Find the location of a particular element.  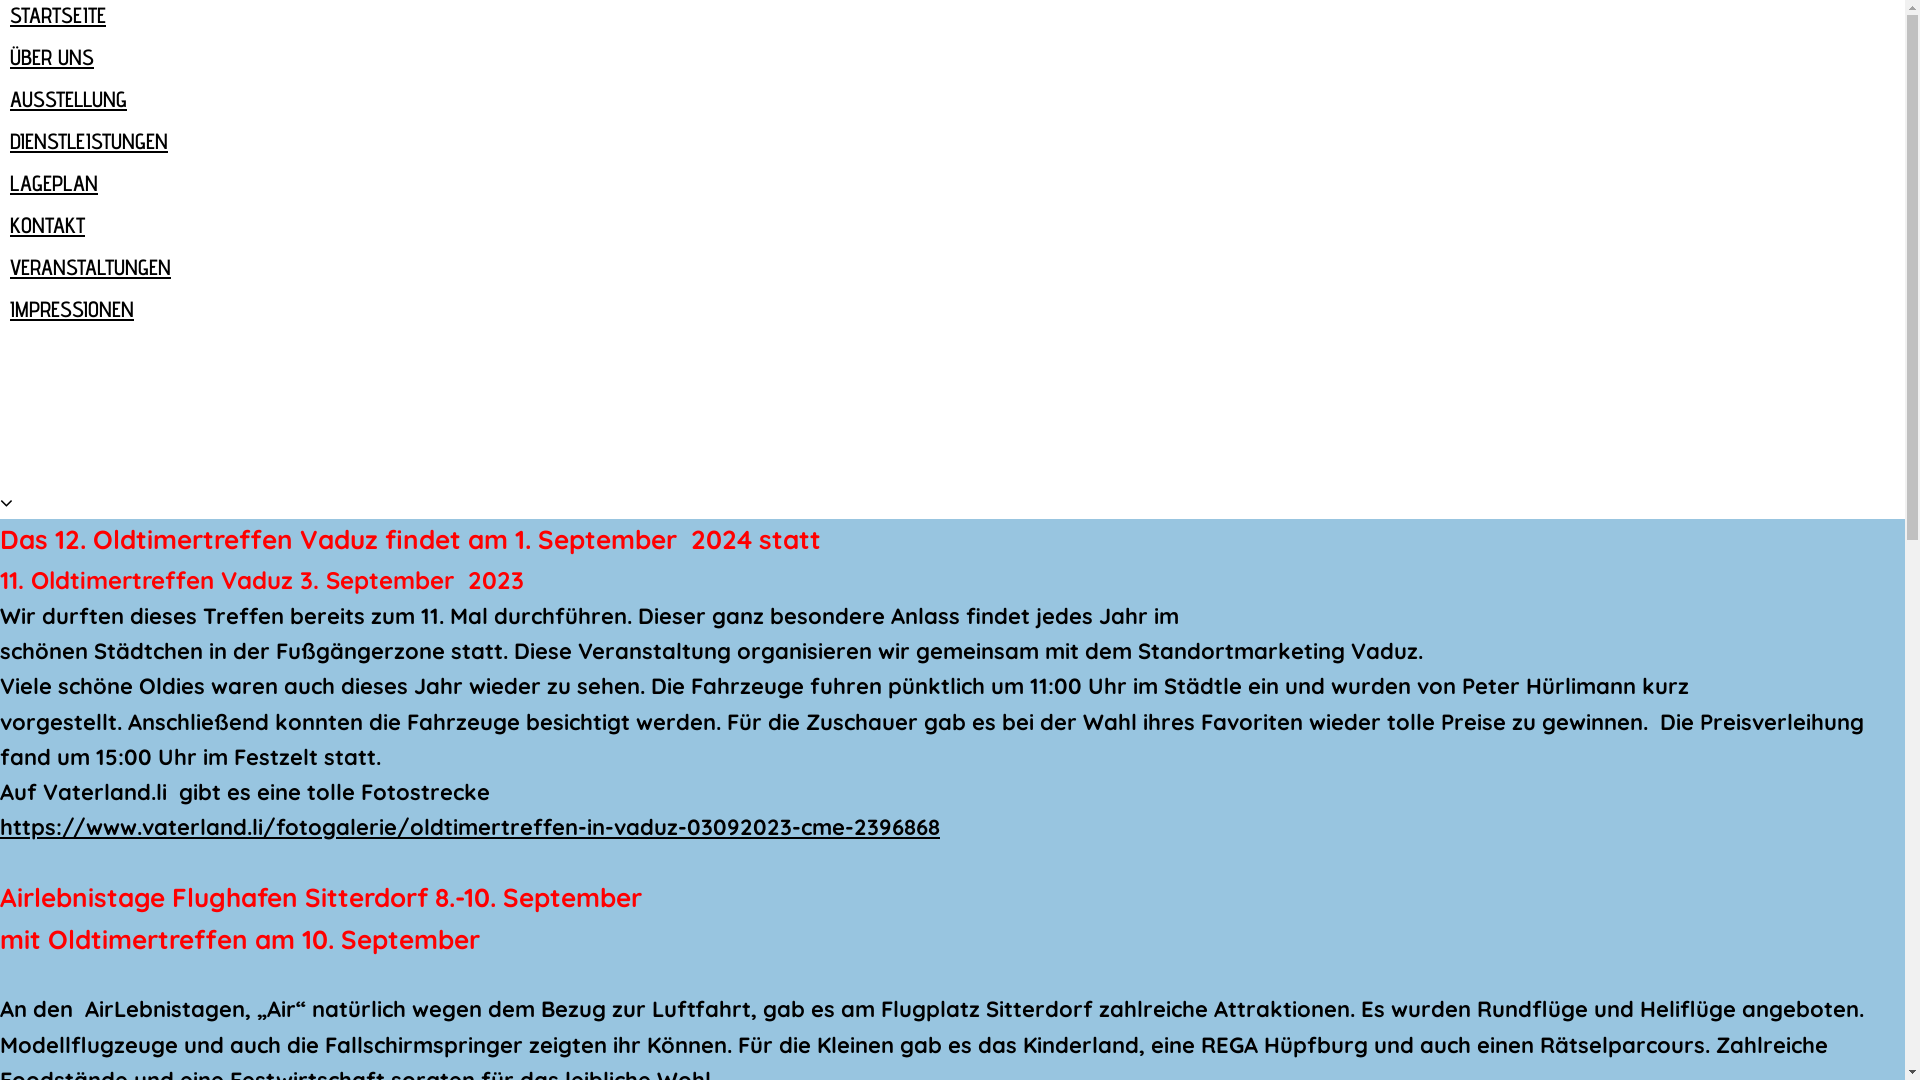

'VERANSTALTUNGEN' is located at coordinates (89, 265).